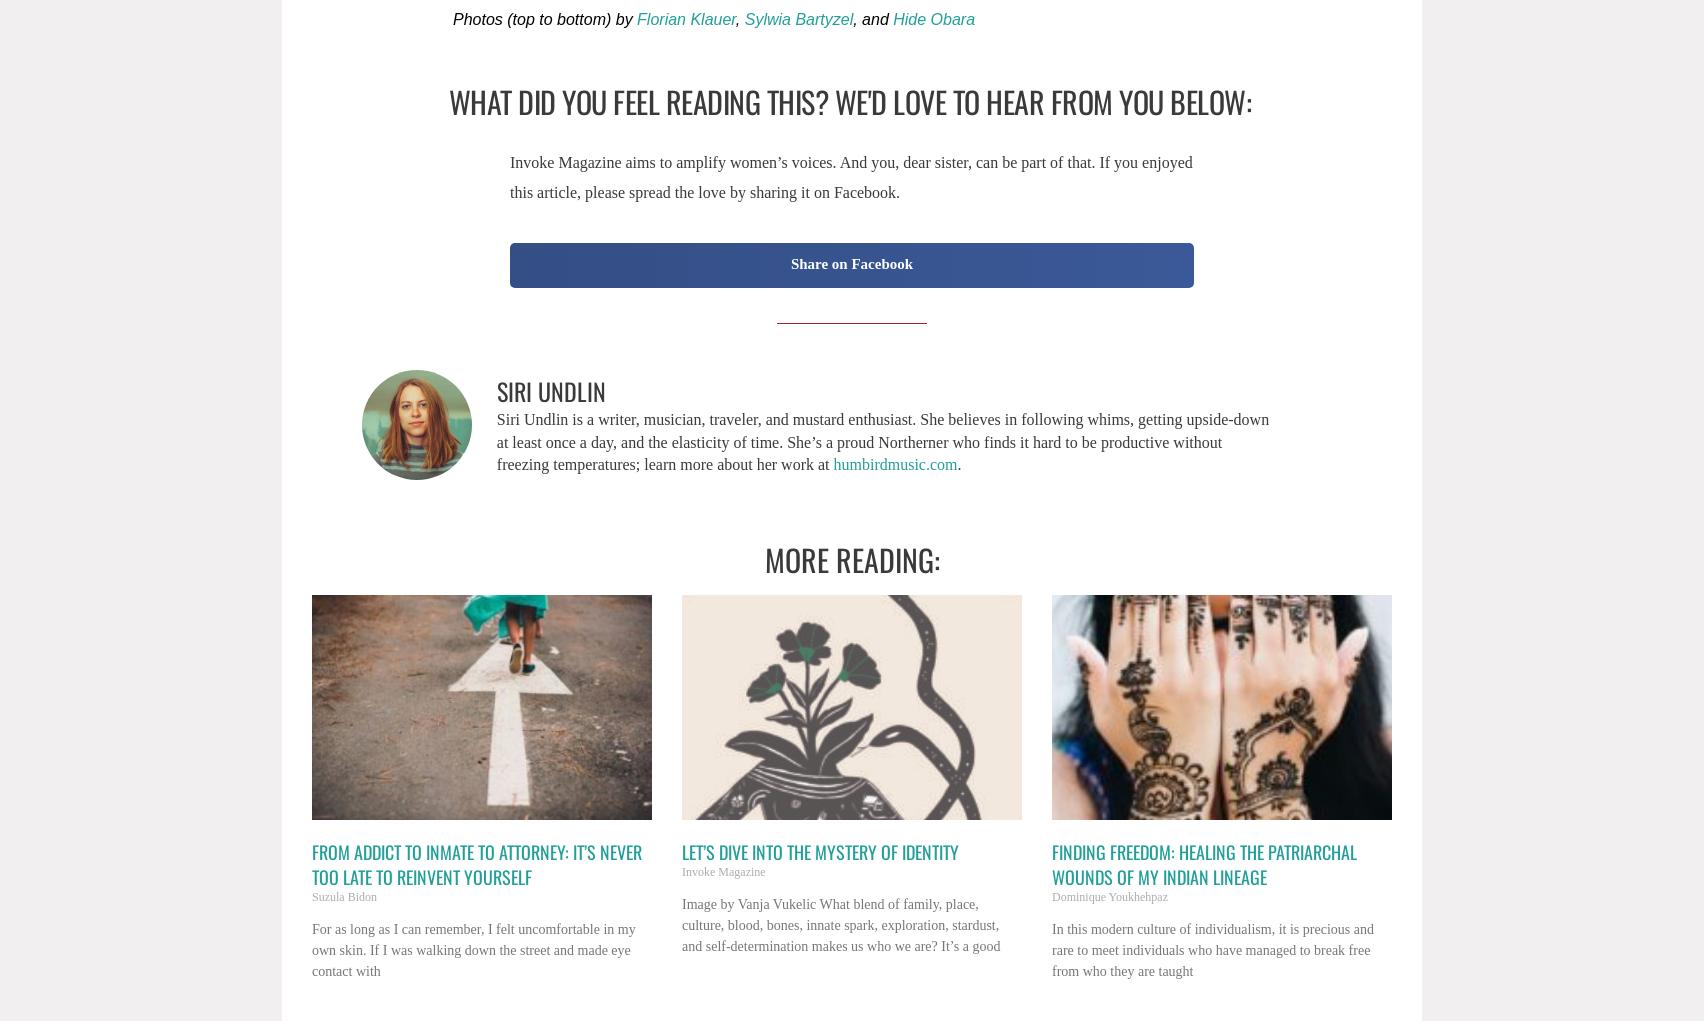 The image size is (1704, 1021). What do you see at coordinates (685, 18) in the screenshot?
I see `'Florian Klauer'` at bounding box center [685, 18].